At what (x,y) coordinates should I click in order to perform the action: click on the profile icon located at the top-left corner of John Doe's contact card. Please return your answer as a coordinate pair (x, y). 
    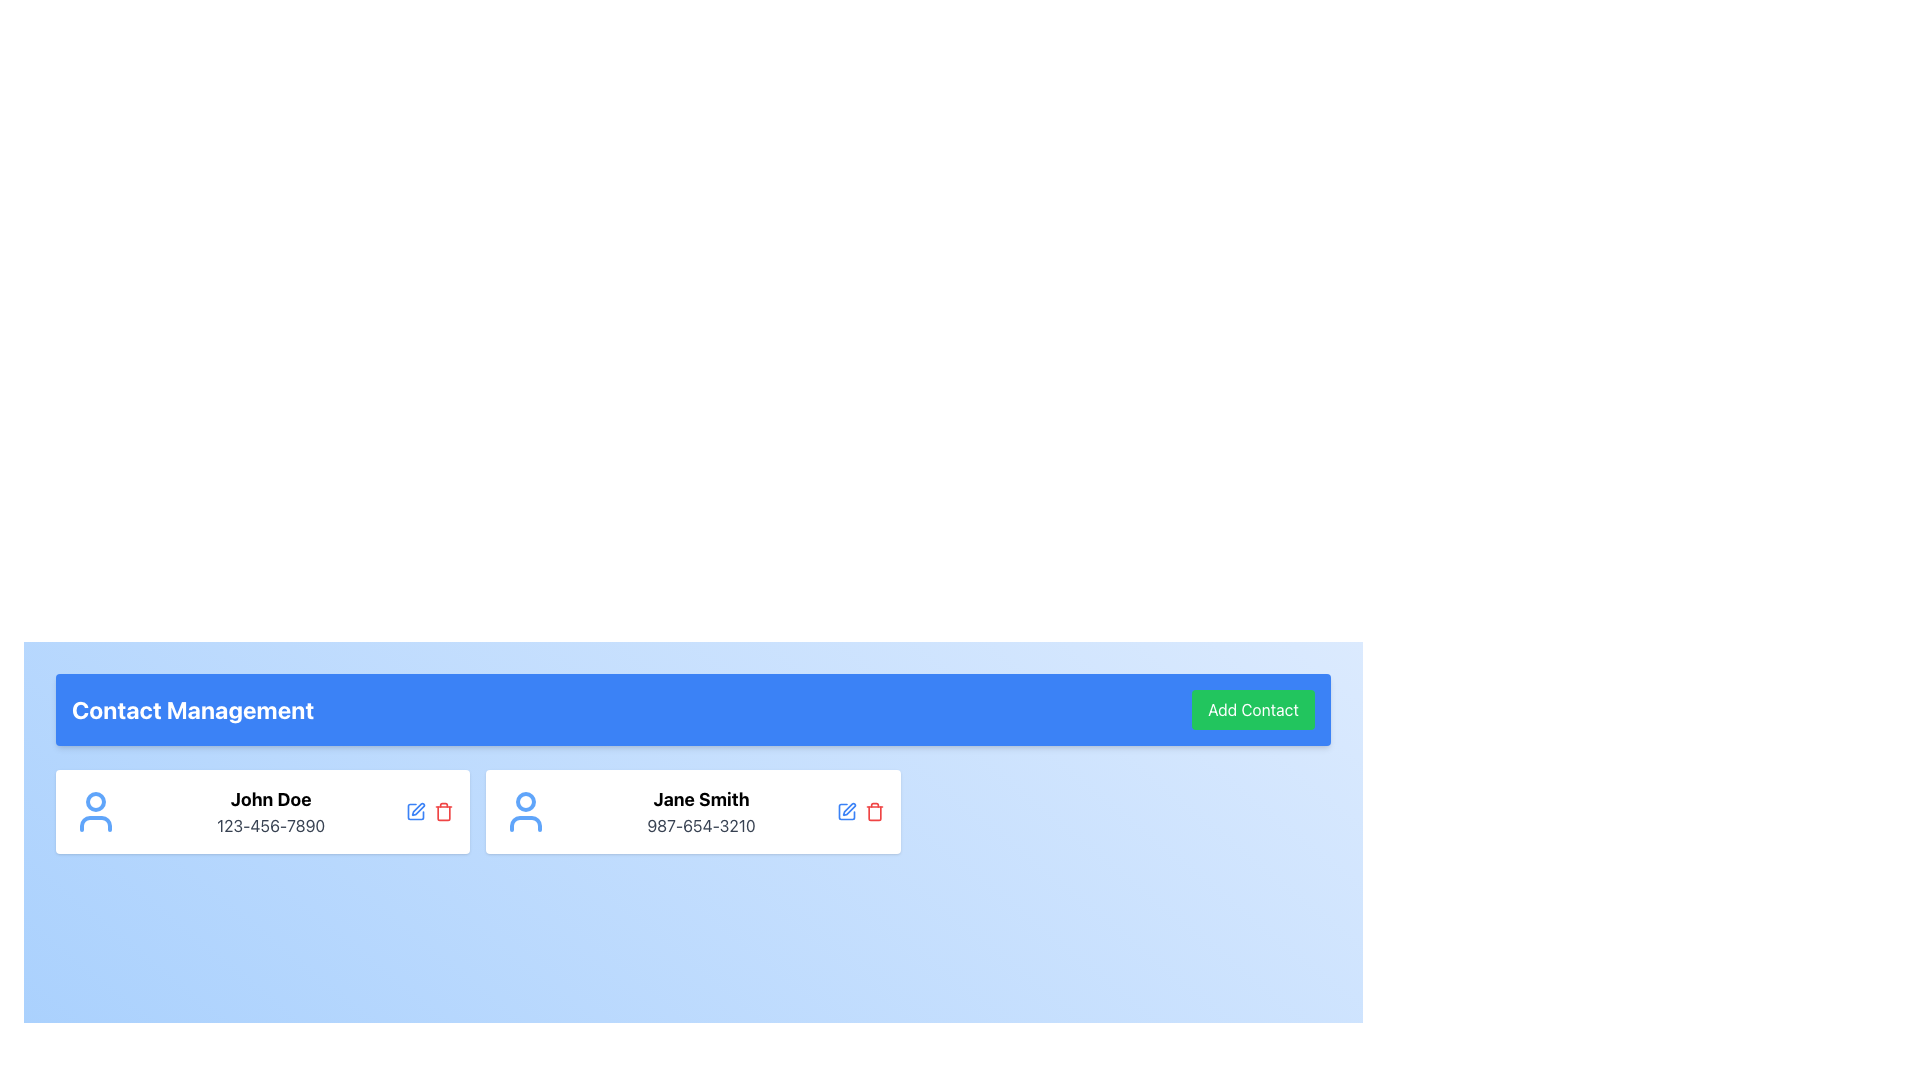
    Looking at the image, I should click on (95, 812).